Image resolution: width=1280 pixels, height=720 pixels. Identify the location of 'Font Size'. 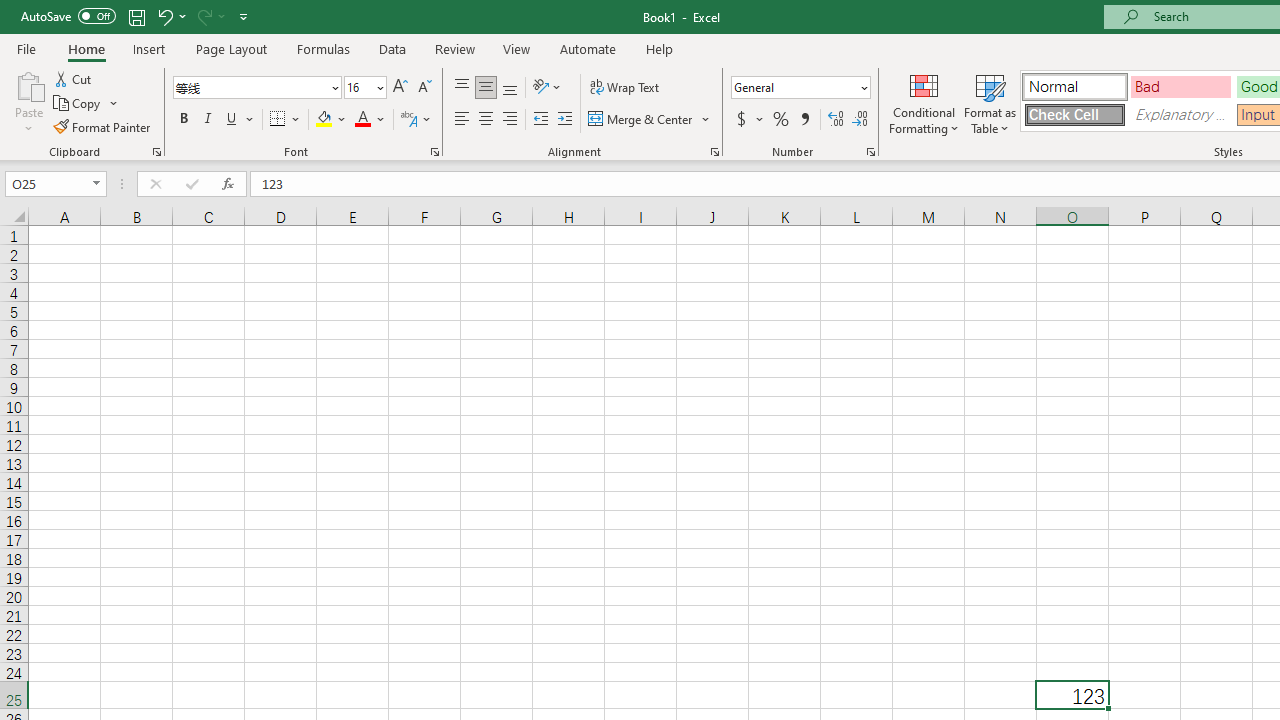
(365, 86).